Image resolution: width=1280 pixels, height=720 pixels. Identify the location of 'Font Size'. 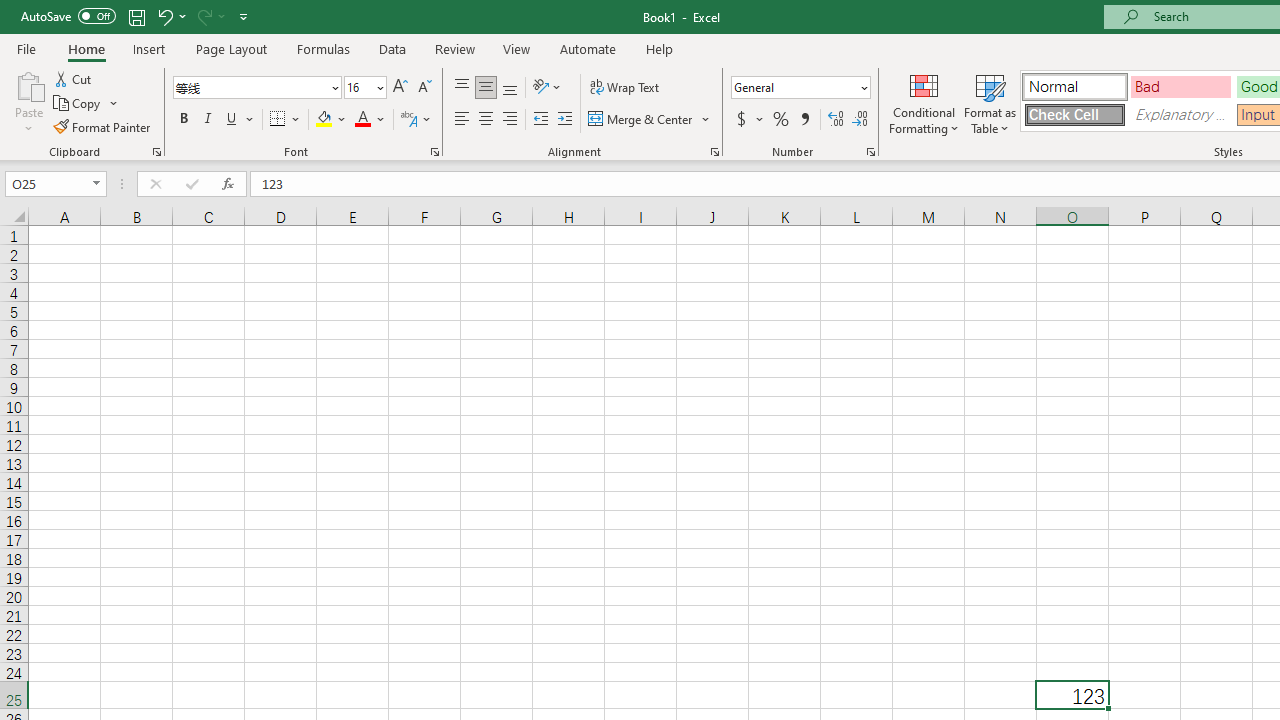
(365, 86).